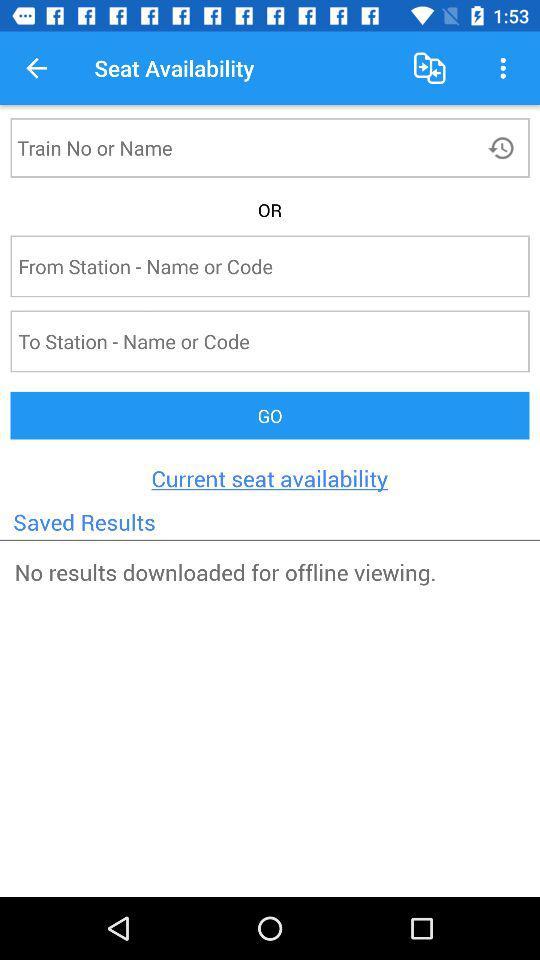 This screenshot has height=960, width=540. I want to click on the icon above current seat availability, so click(270, 414).